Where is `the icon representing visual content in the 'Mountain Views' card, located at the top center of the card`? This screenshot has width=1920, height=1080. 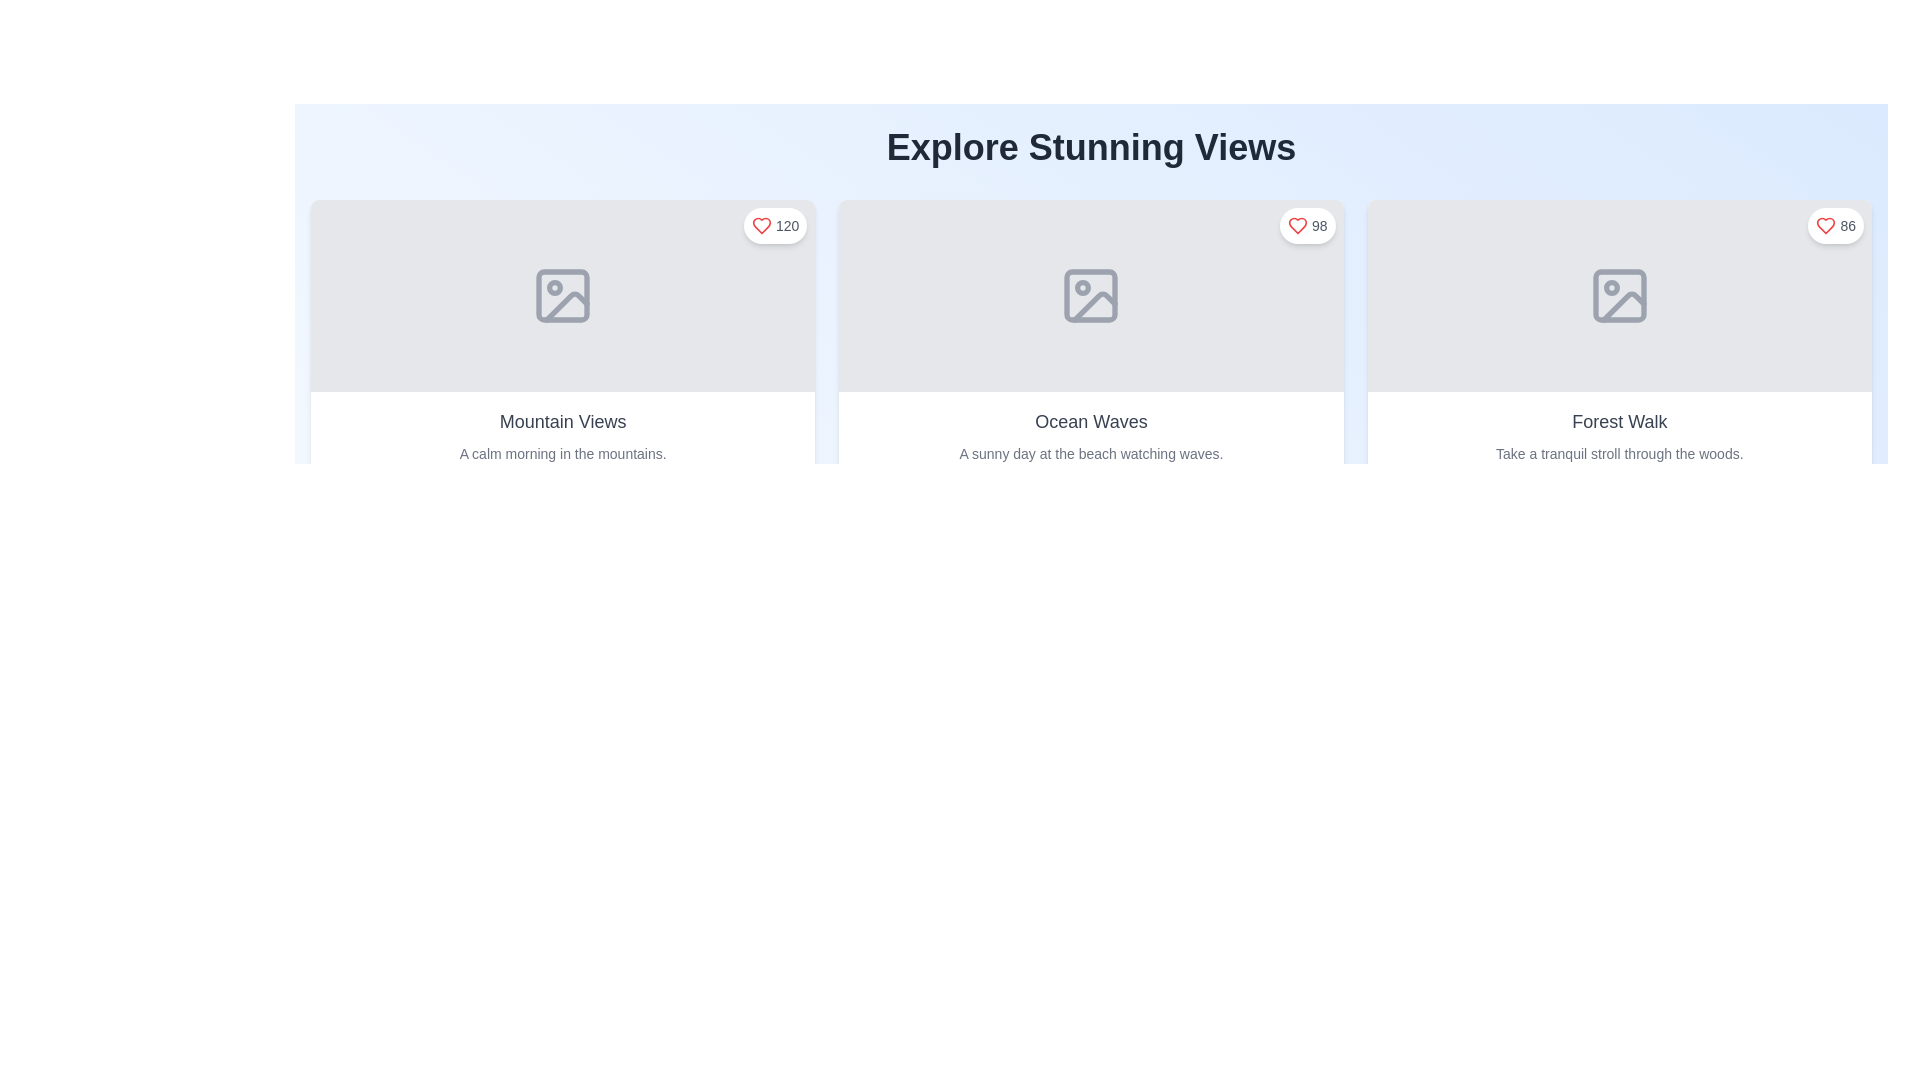
the icon representing visual content in the 'Mountain Views' card, located at the top center of the card is located at coordinates (562, 296).